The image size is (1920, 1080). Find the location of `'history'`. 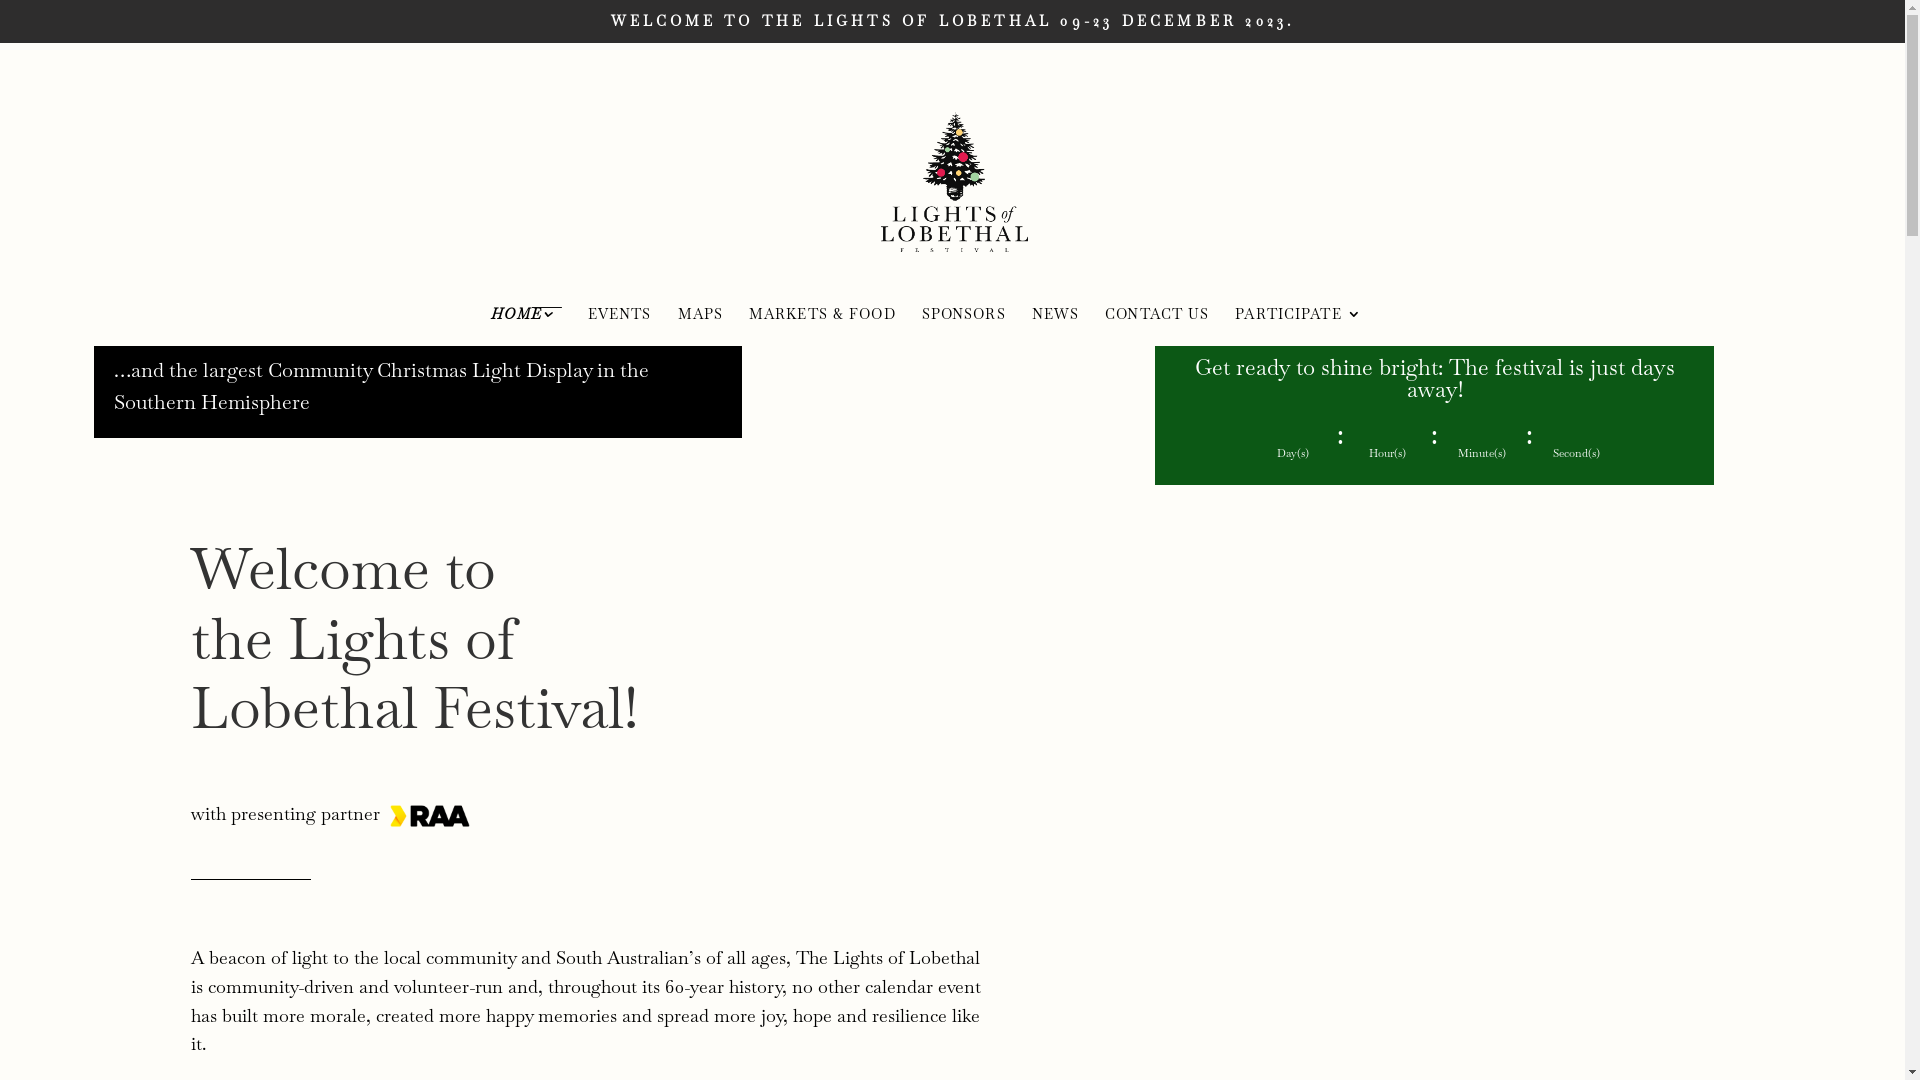

'history' is located at coordinates (727, 985).